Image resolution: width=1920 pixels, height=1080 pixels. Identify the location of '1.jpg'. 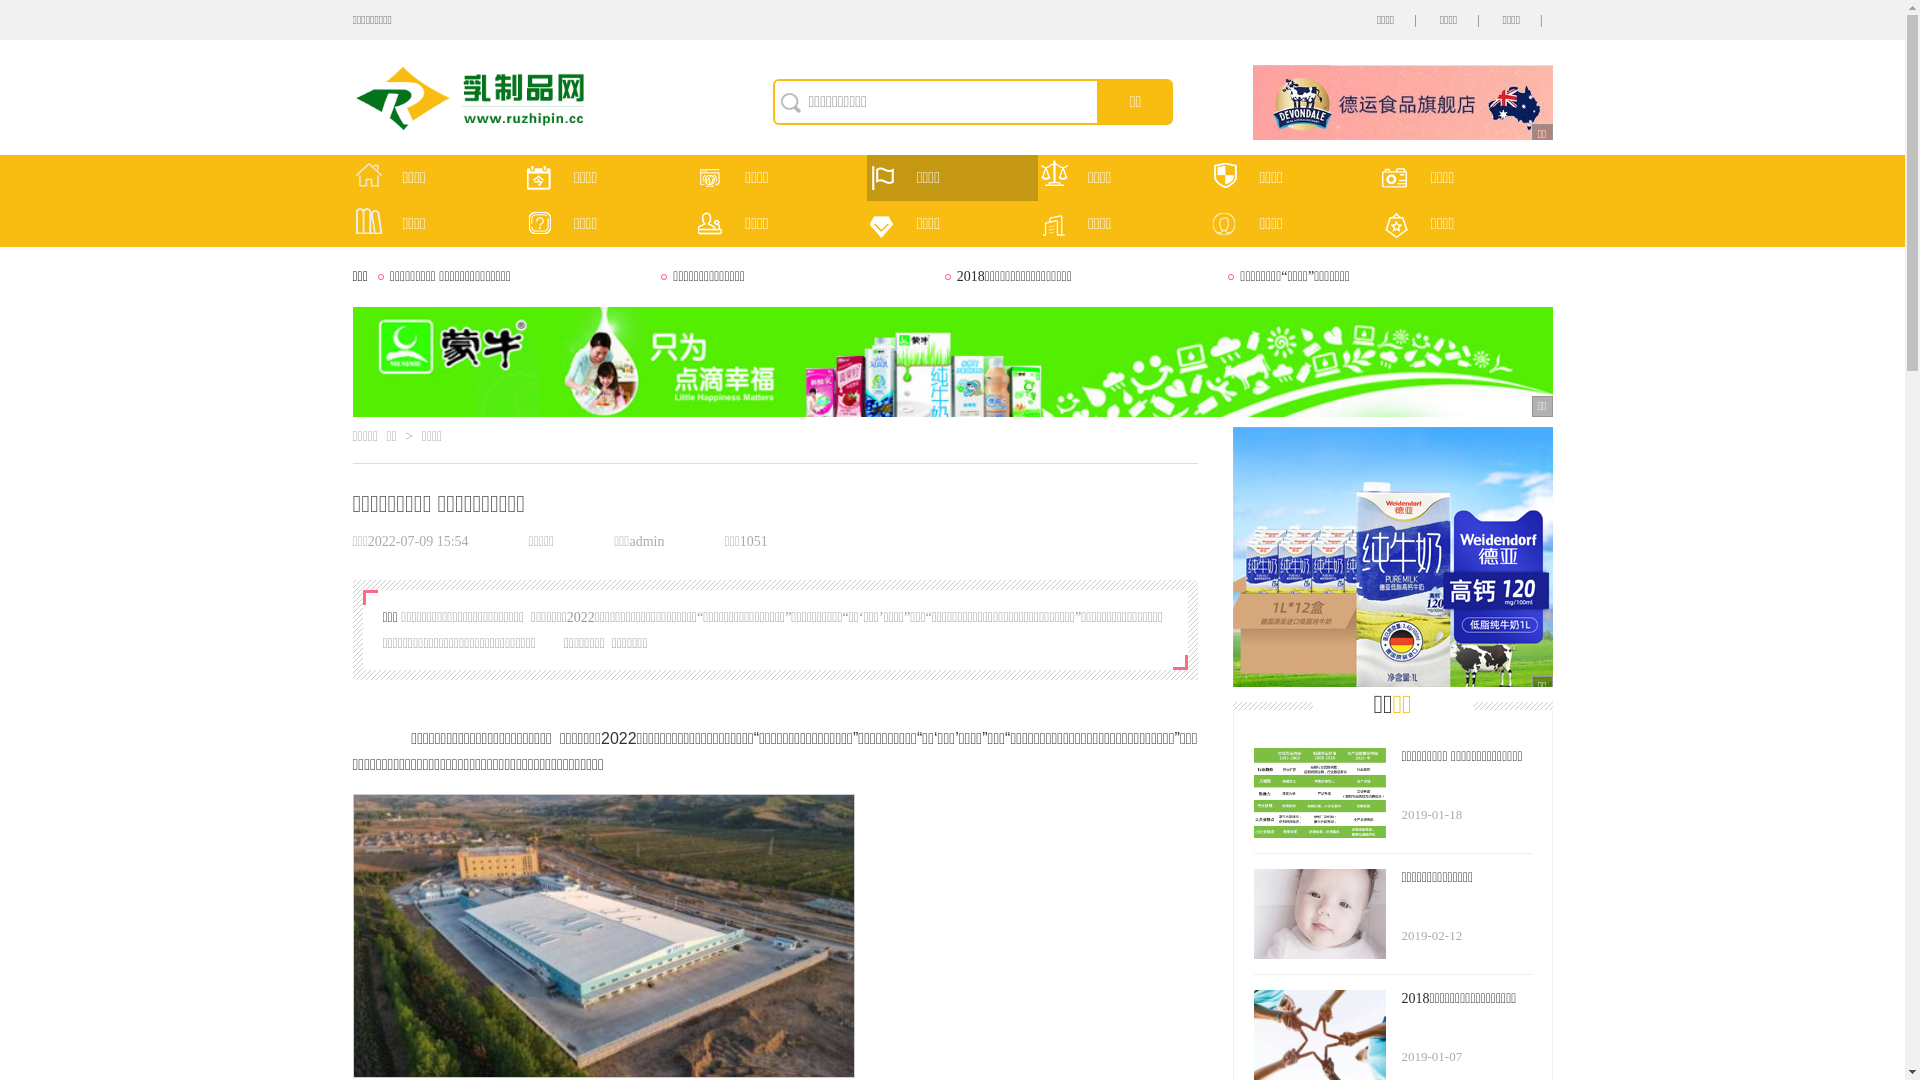
(602, 936).